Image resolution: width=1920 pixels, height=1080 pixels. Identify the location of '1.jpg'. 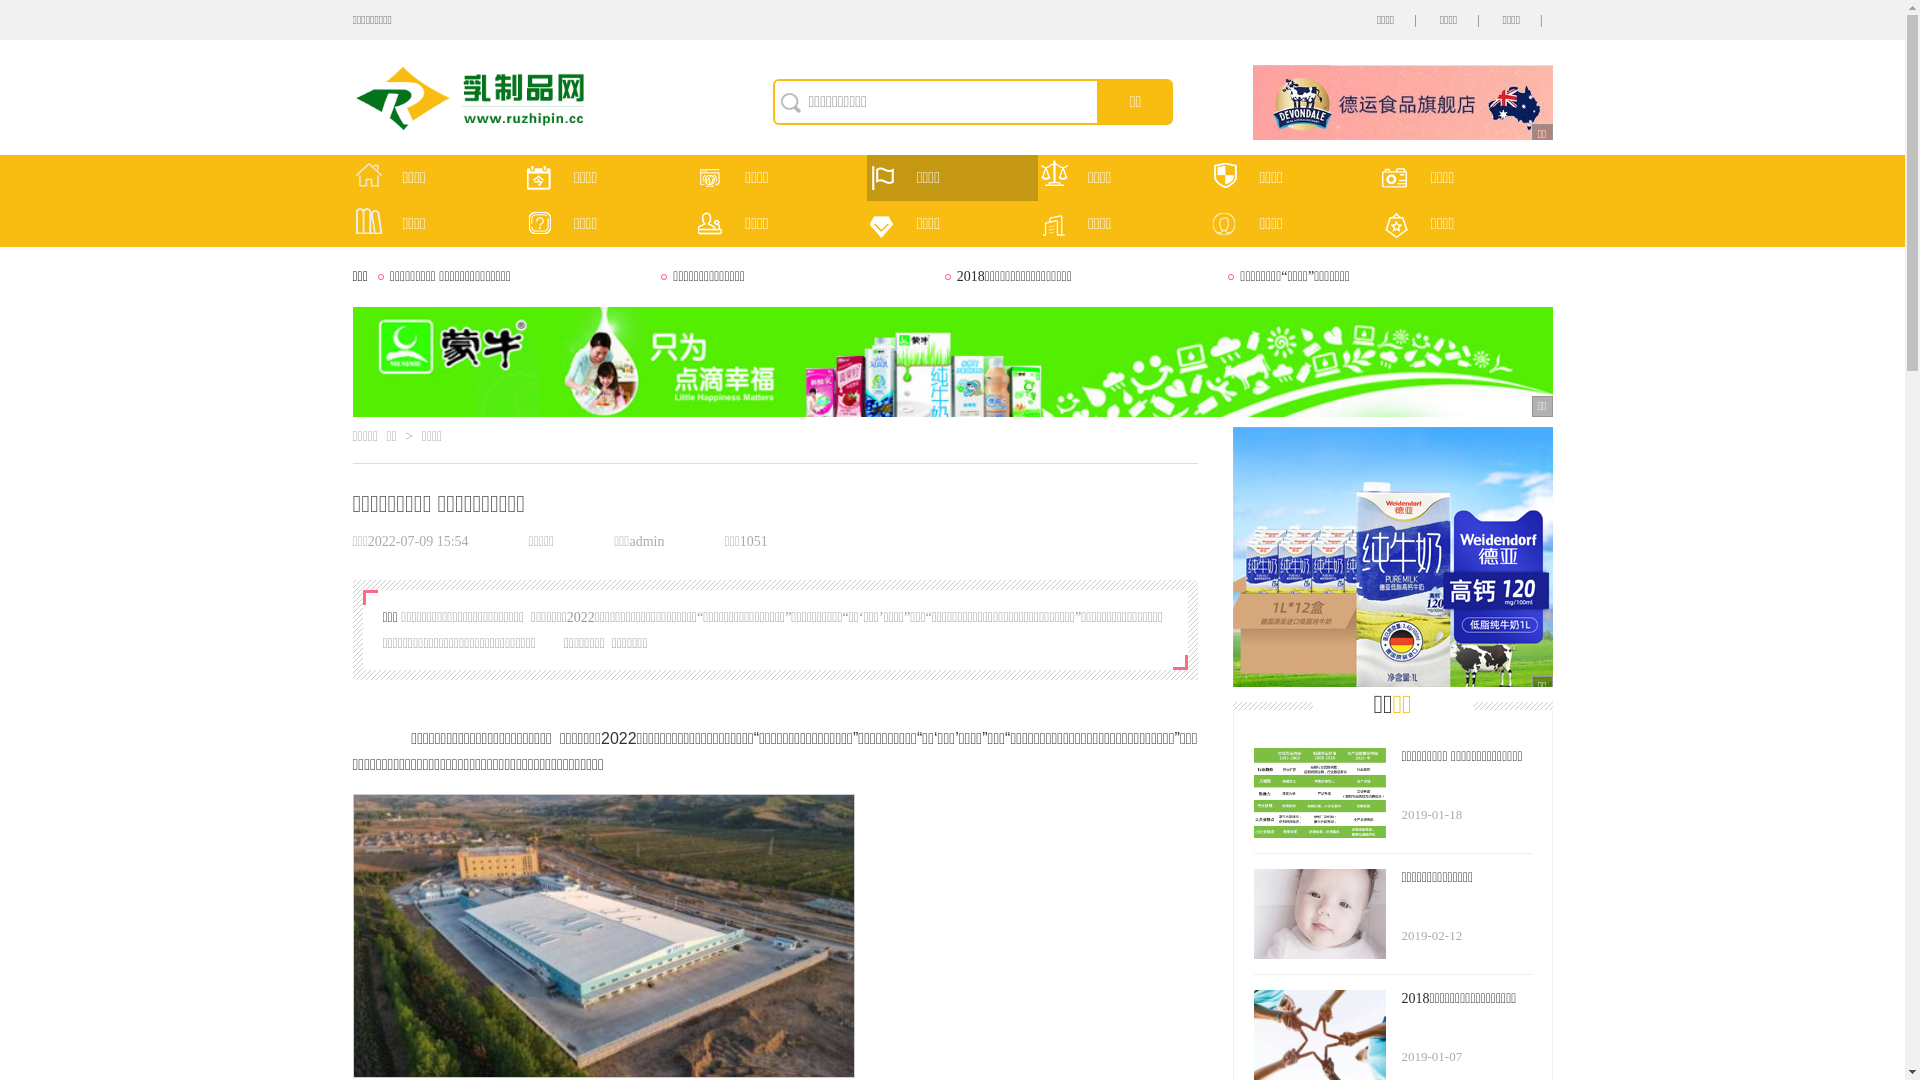
(602, 936).